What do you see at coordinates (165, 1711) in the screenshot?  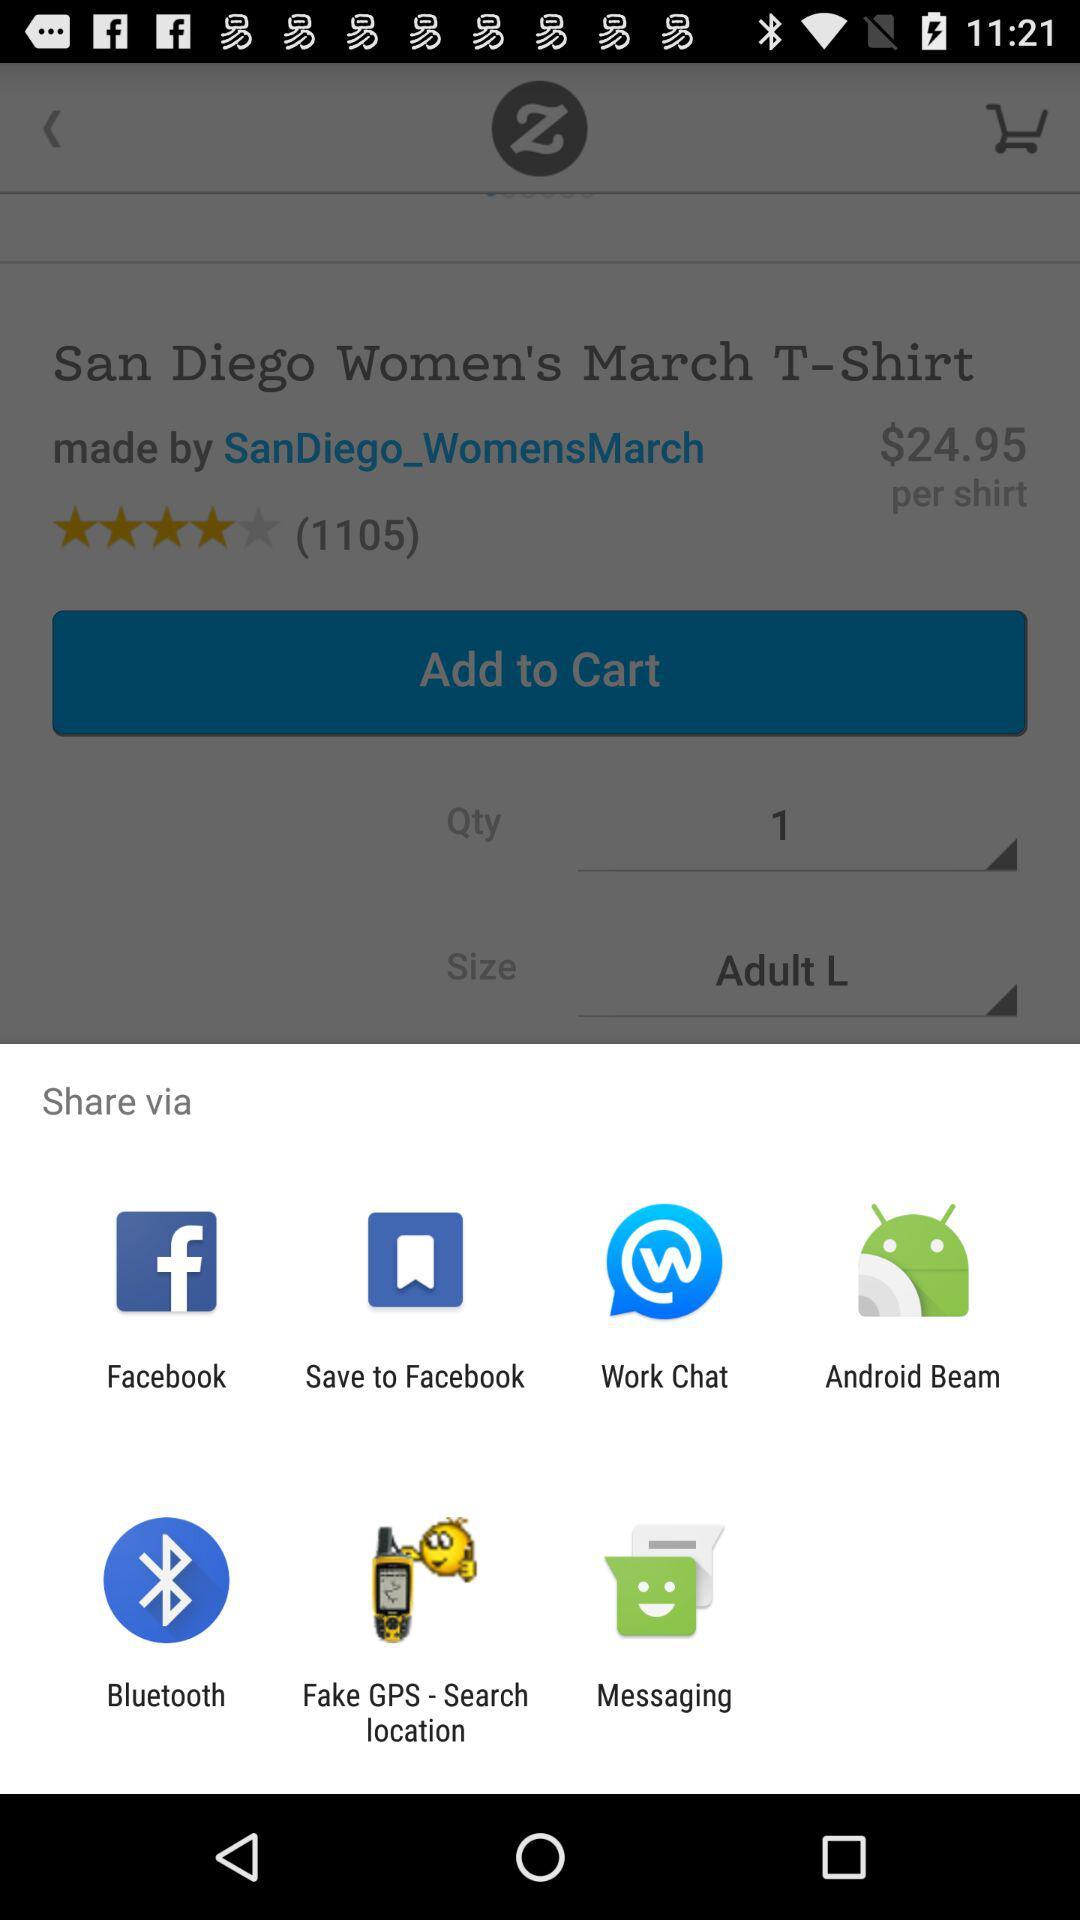 I see `the bluetooth` at bounding box center [165, 1711].